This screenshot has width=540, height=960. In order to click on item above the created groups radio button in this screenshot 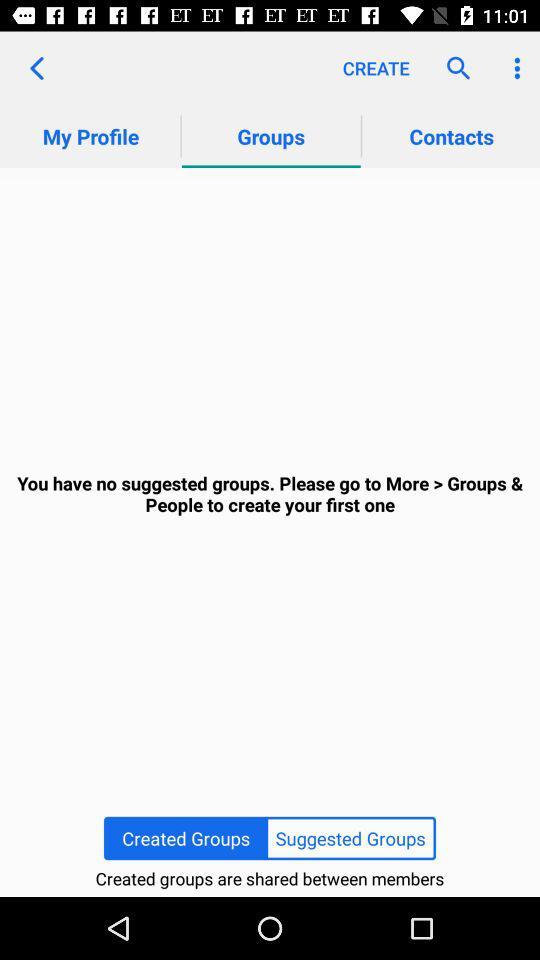, I will do `click(270, 493)`.